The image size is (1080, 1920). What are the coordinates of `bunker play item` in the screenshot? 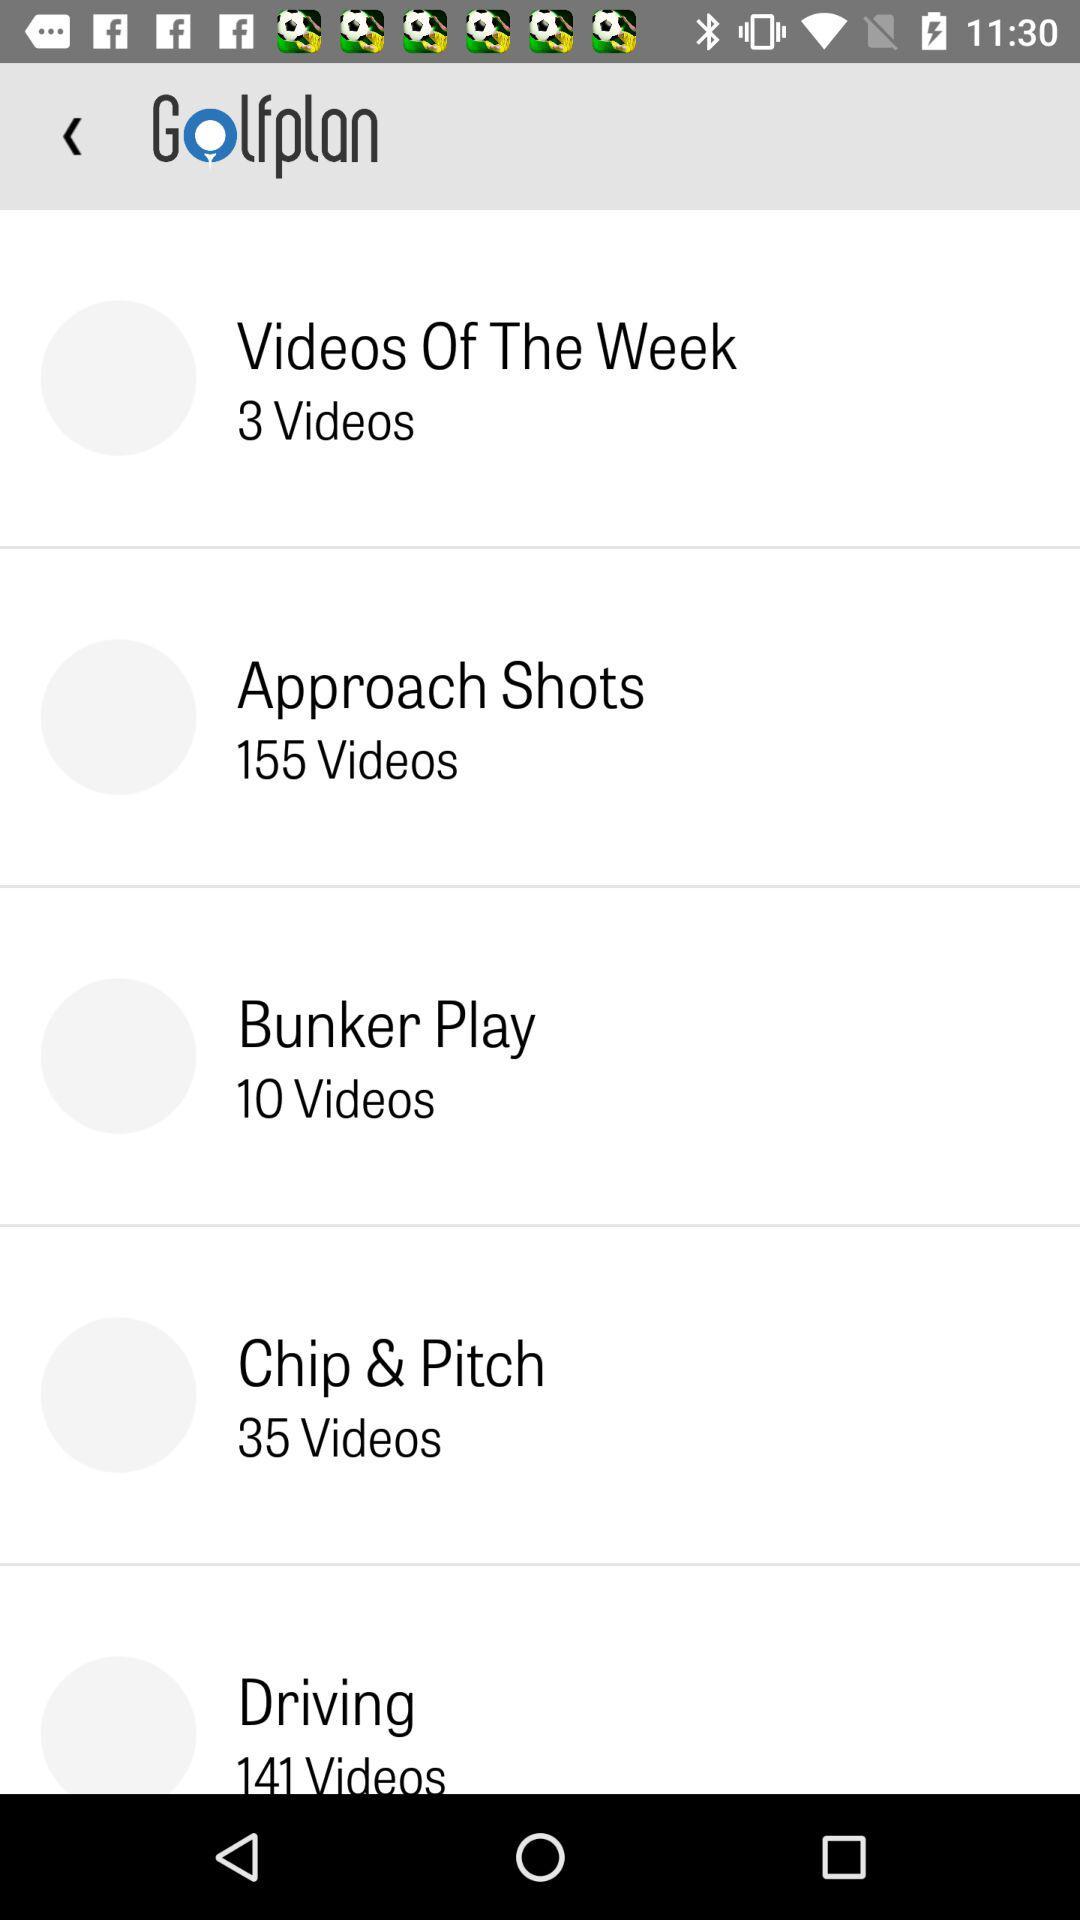 It's located at (386, 1021).